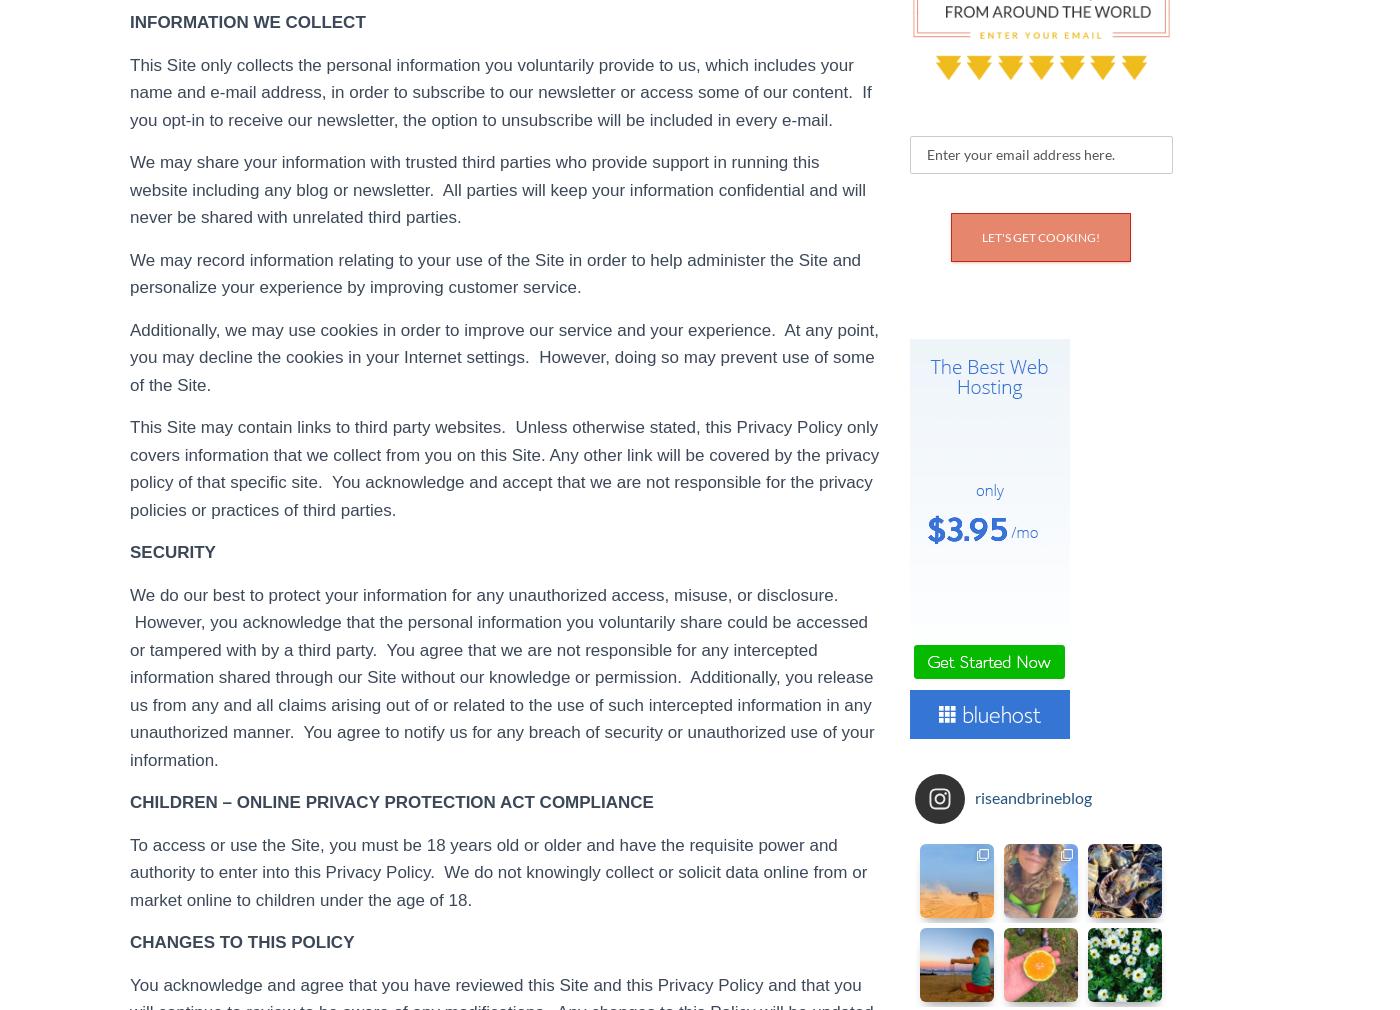  What do you see at coordinates (1033, 797) in the screenshot?
I see `'riseandbrineblog'` at bounding box center [1033, 797].